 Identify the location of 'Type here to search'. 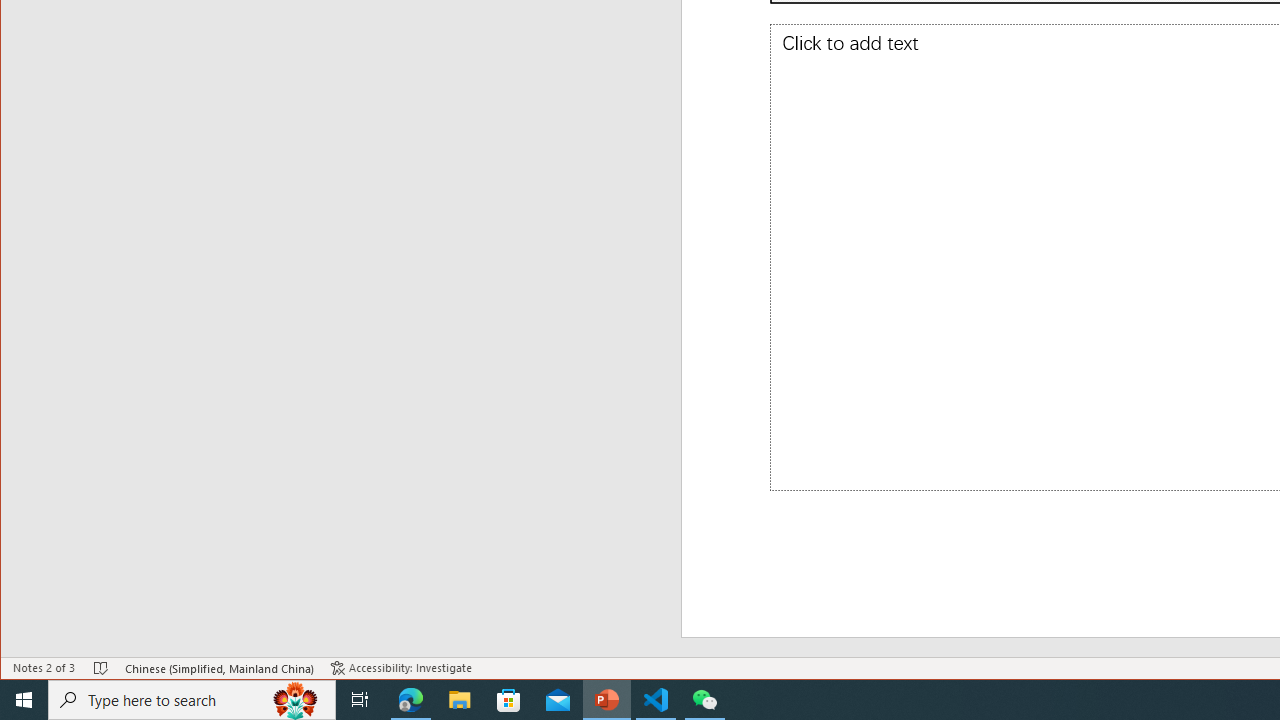
(192, 698).